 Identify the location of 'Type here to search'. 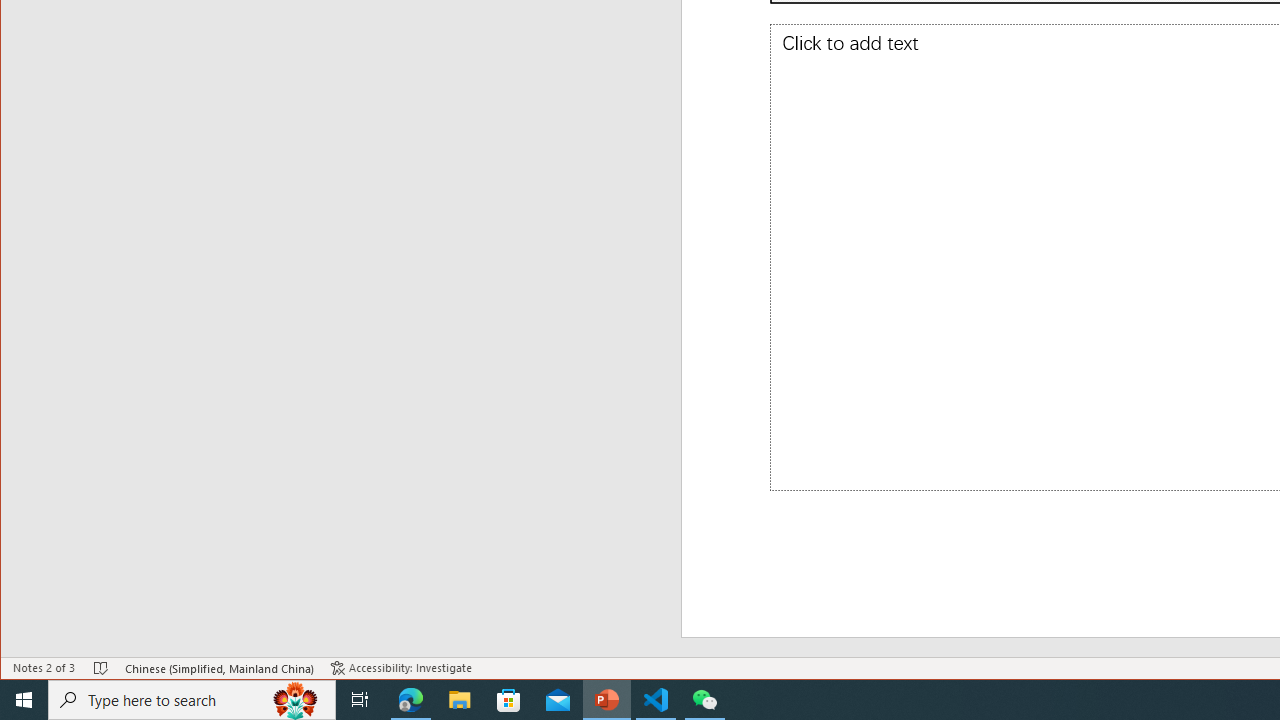
(192, 698).